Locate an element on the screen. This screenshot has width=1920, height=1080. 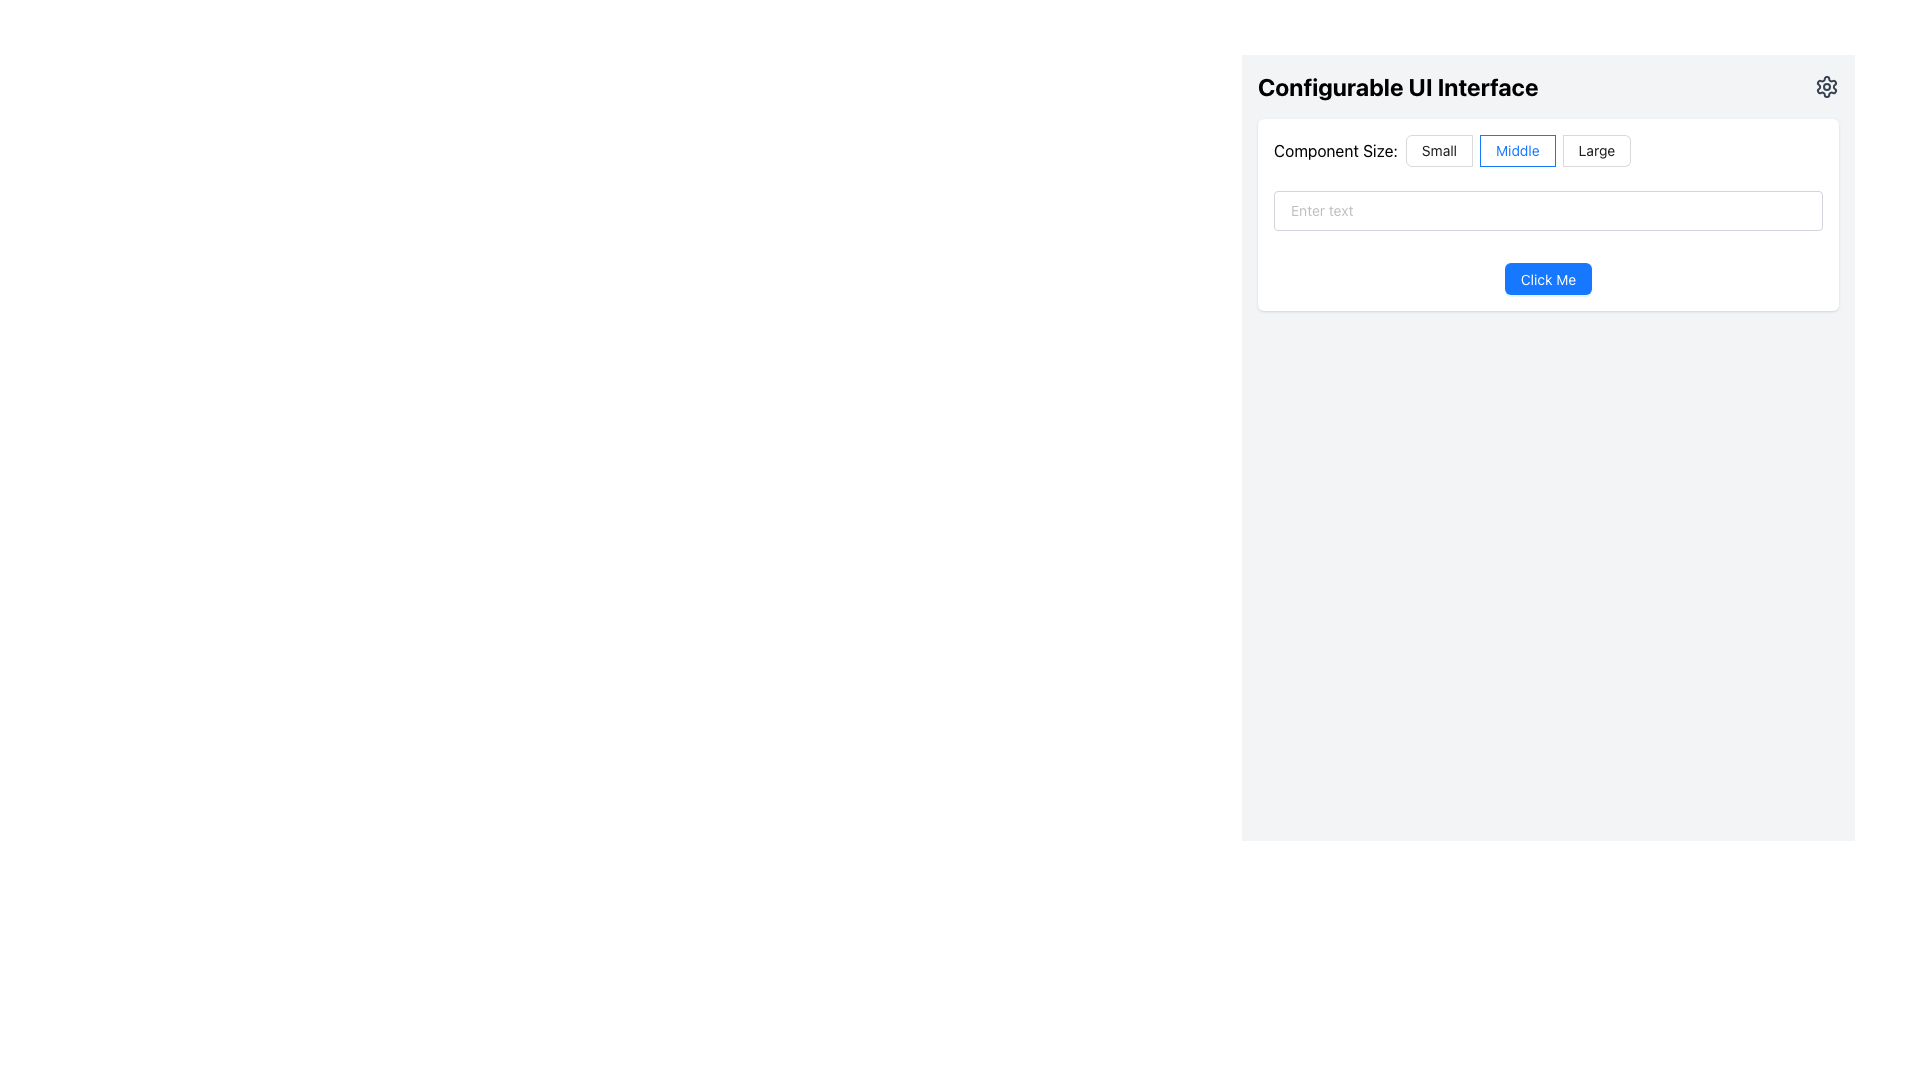
the 'Large' radio button option is located at coordinates (1596, 149).